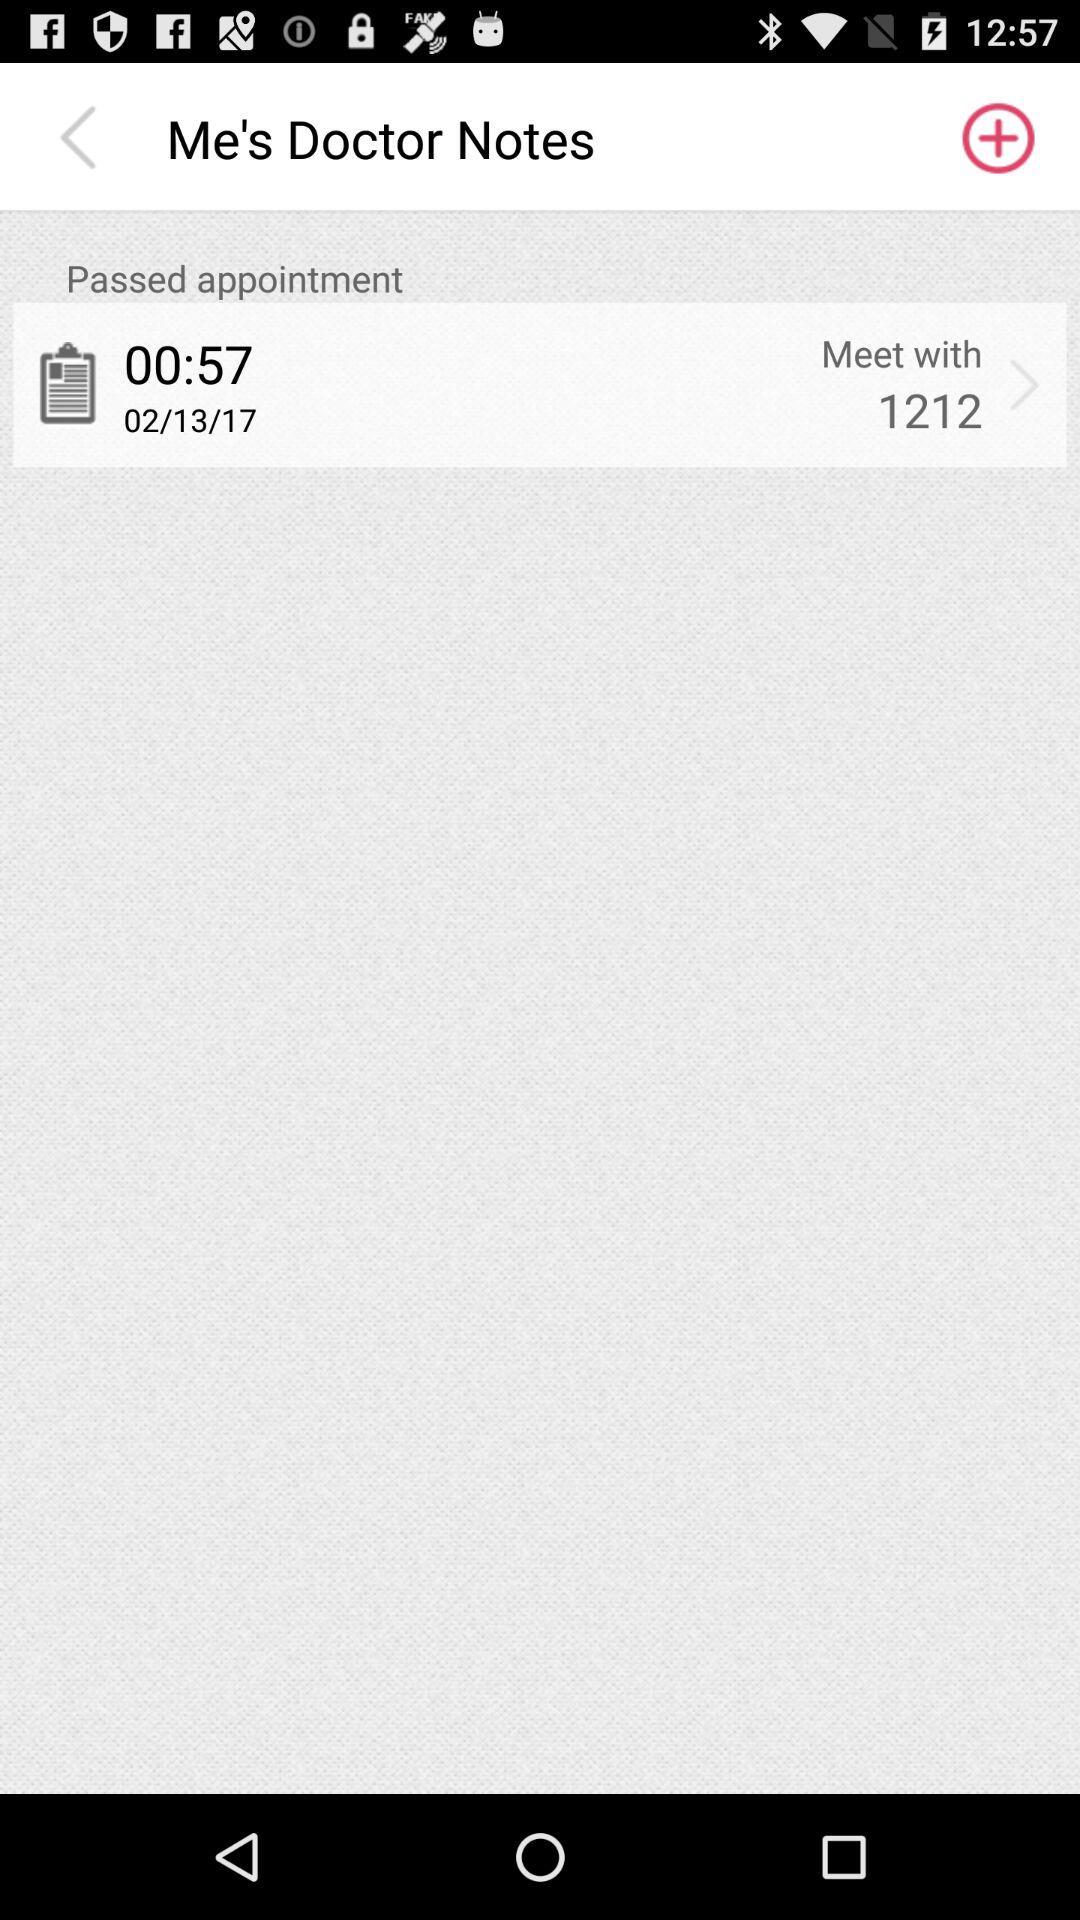 This screenshot has height=1920, width=1080. I want to click on app to the right of the meet with app, so click(1024, 384).